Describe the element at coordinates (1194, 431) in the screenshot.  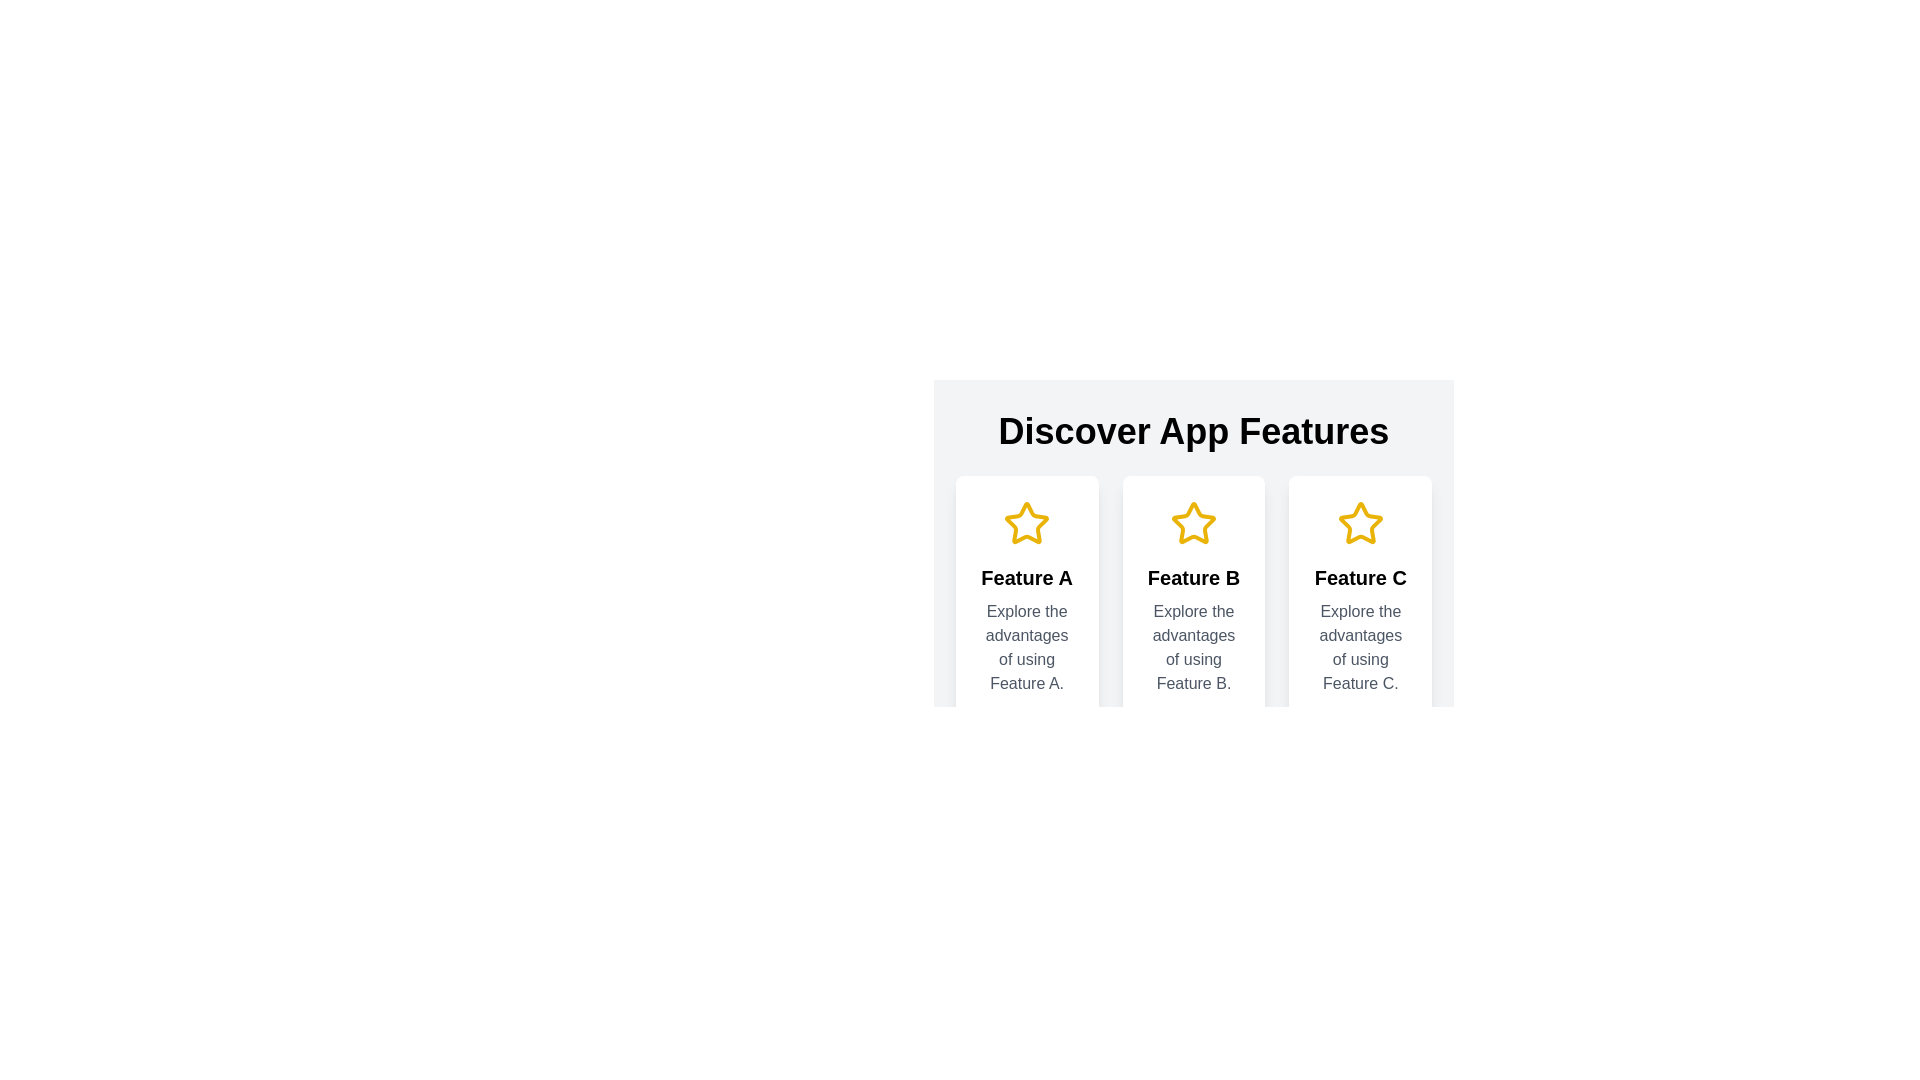
I see `the title text element located at the top-center of the section, which serves as a heading for the feature descriptions` at that location.